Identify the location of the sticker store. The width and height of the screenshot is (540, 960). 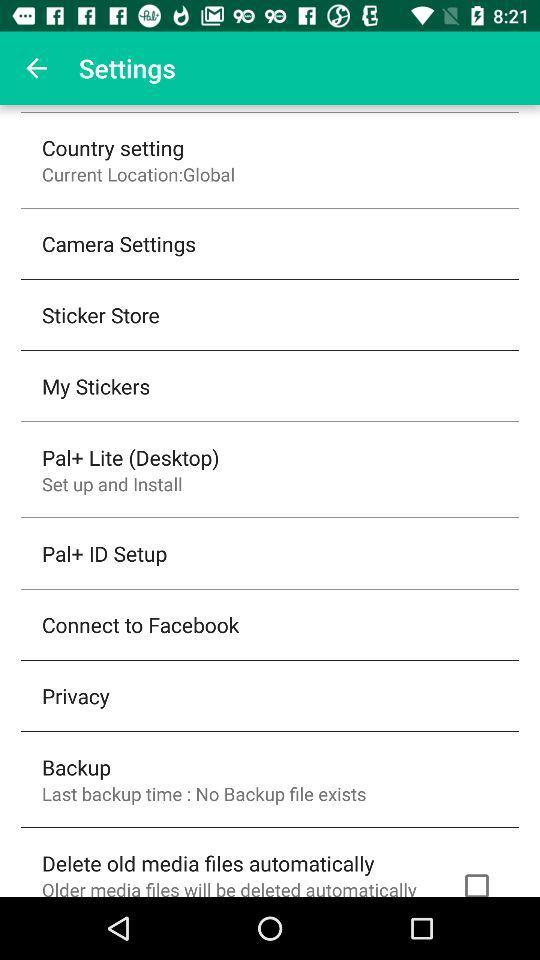
(99, 314).